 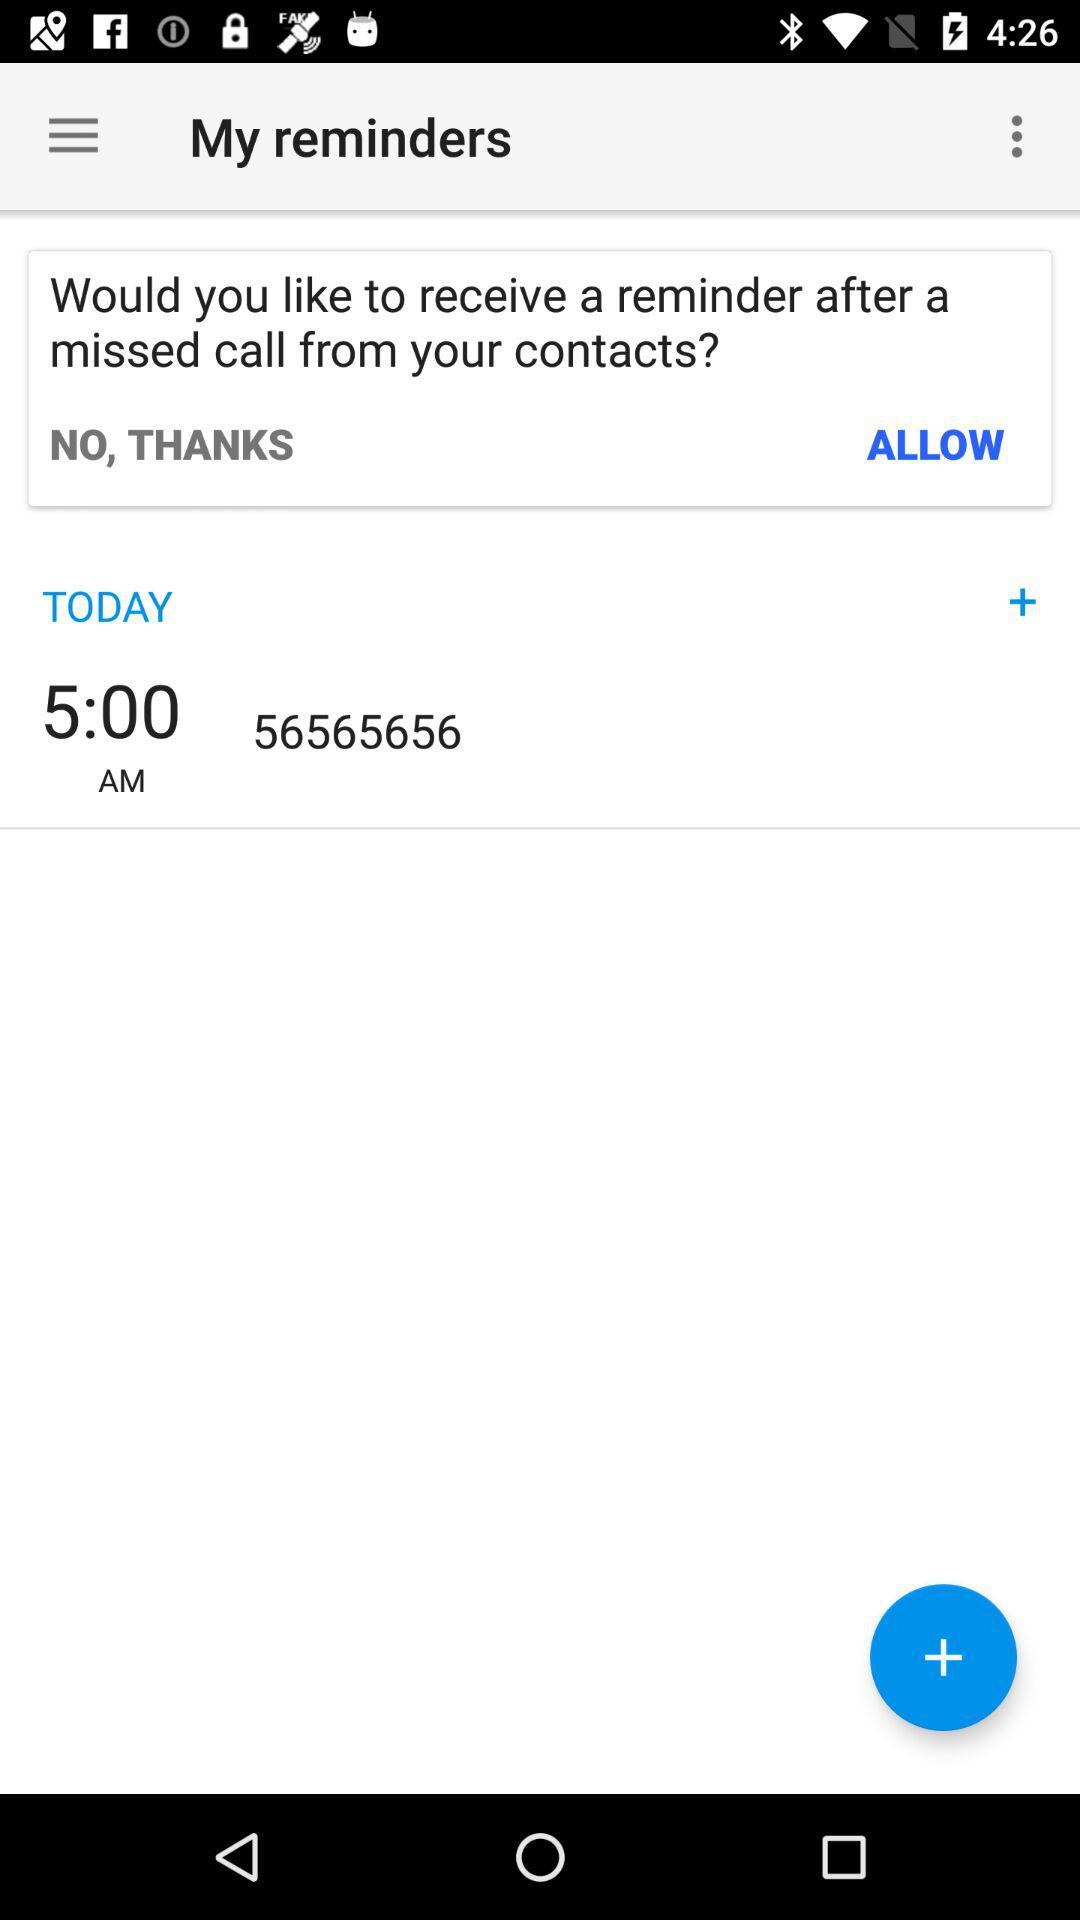 What do you see at coordinates (936, 442) in the screenshot?
I see `item above the + item` at bounding box center [936, 442].